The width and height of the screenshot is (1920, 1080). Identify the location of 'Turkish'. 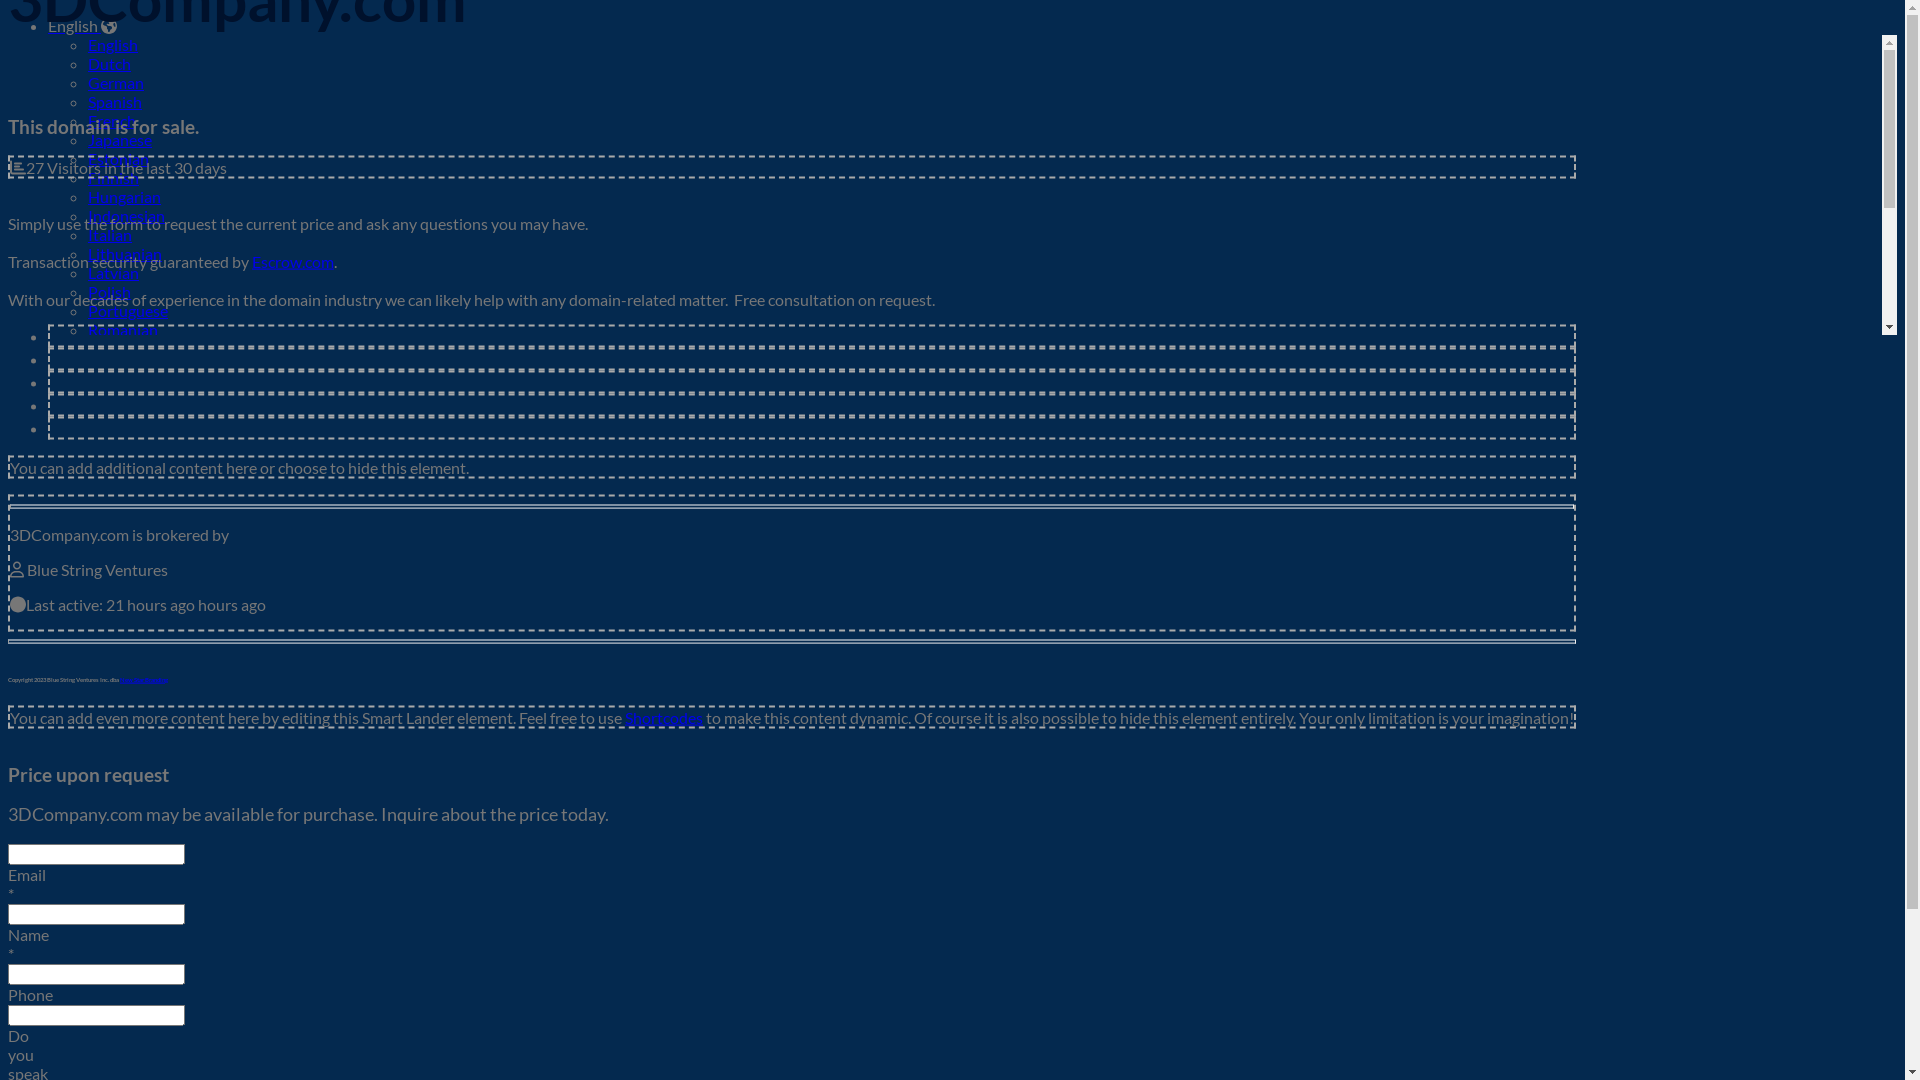
(112, 423).